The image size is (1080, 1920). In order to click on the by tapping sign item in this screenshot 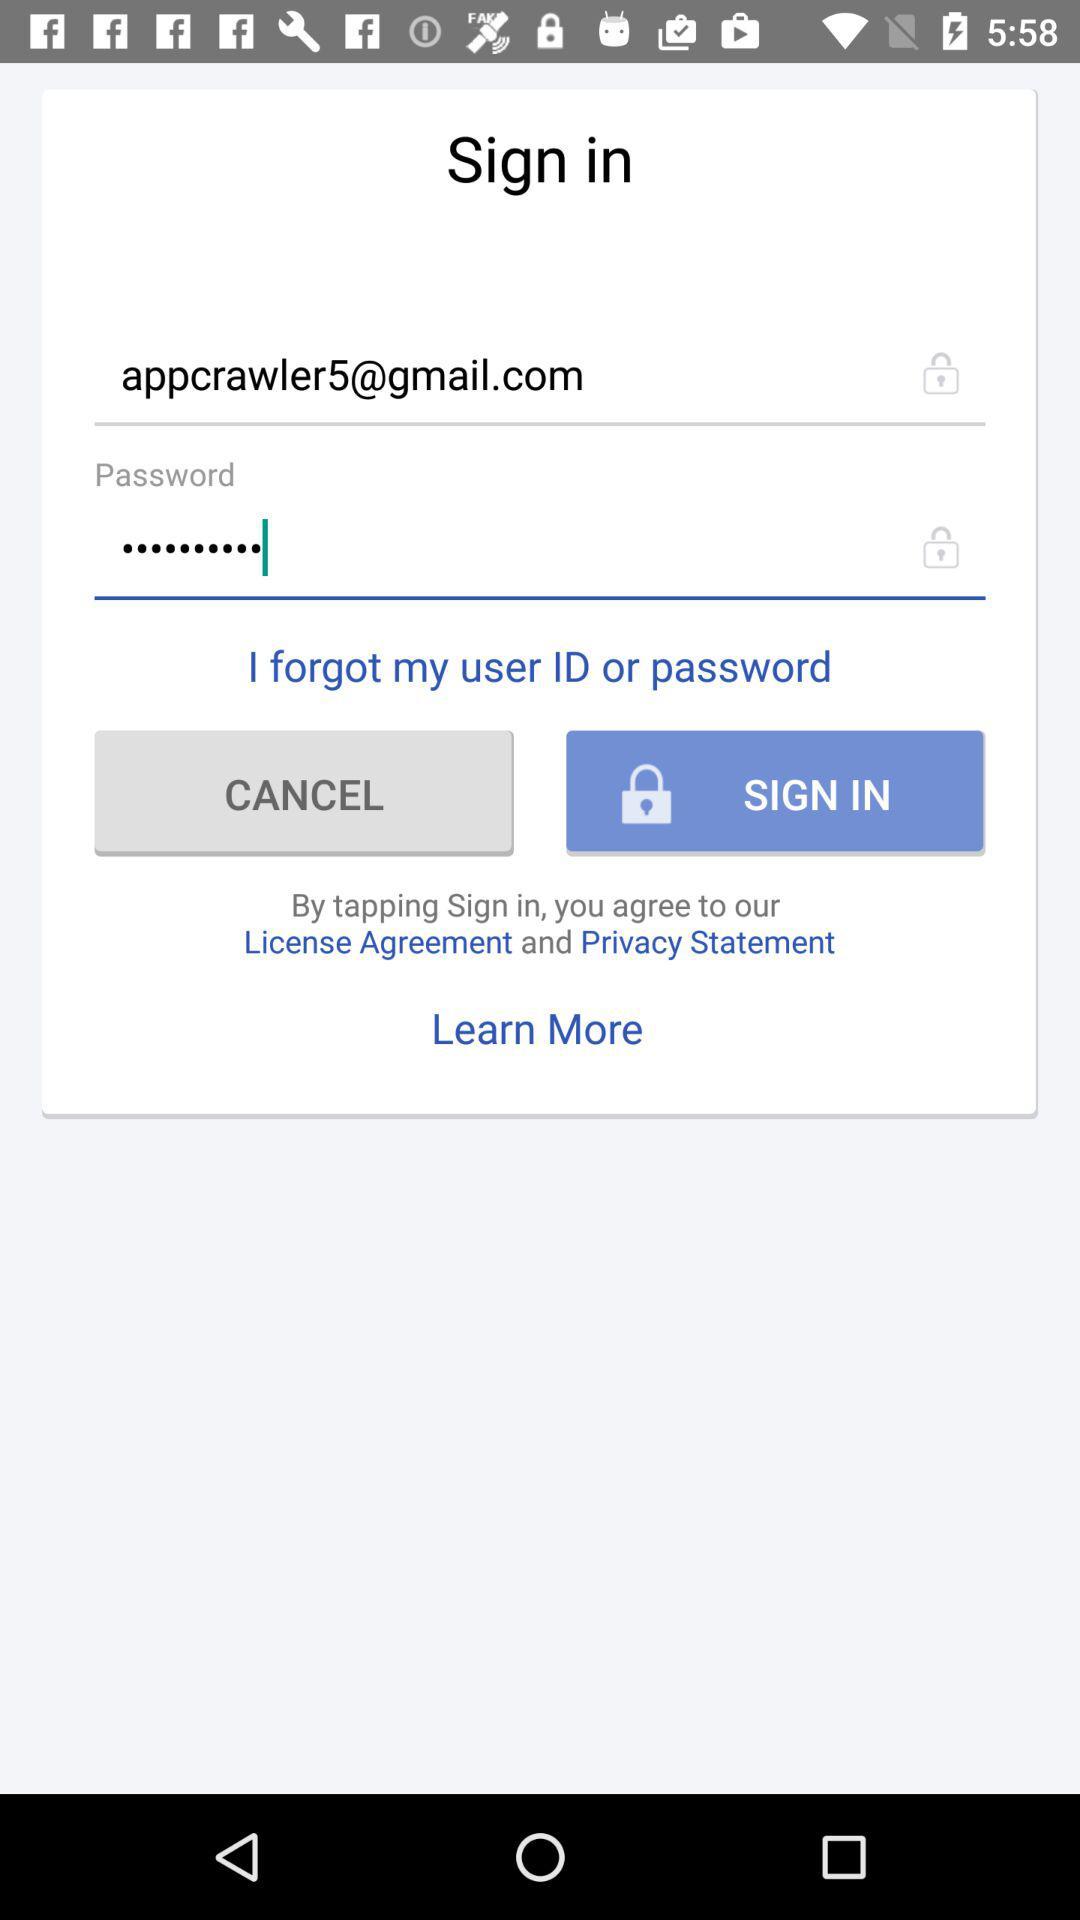, I will do `click(538, 921)`.